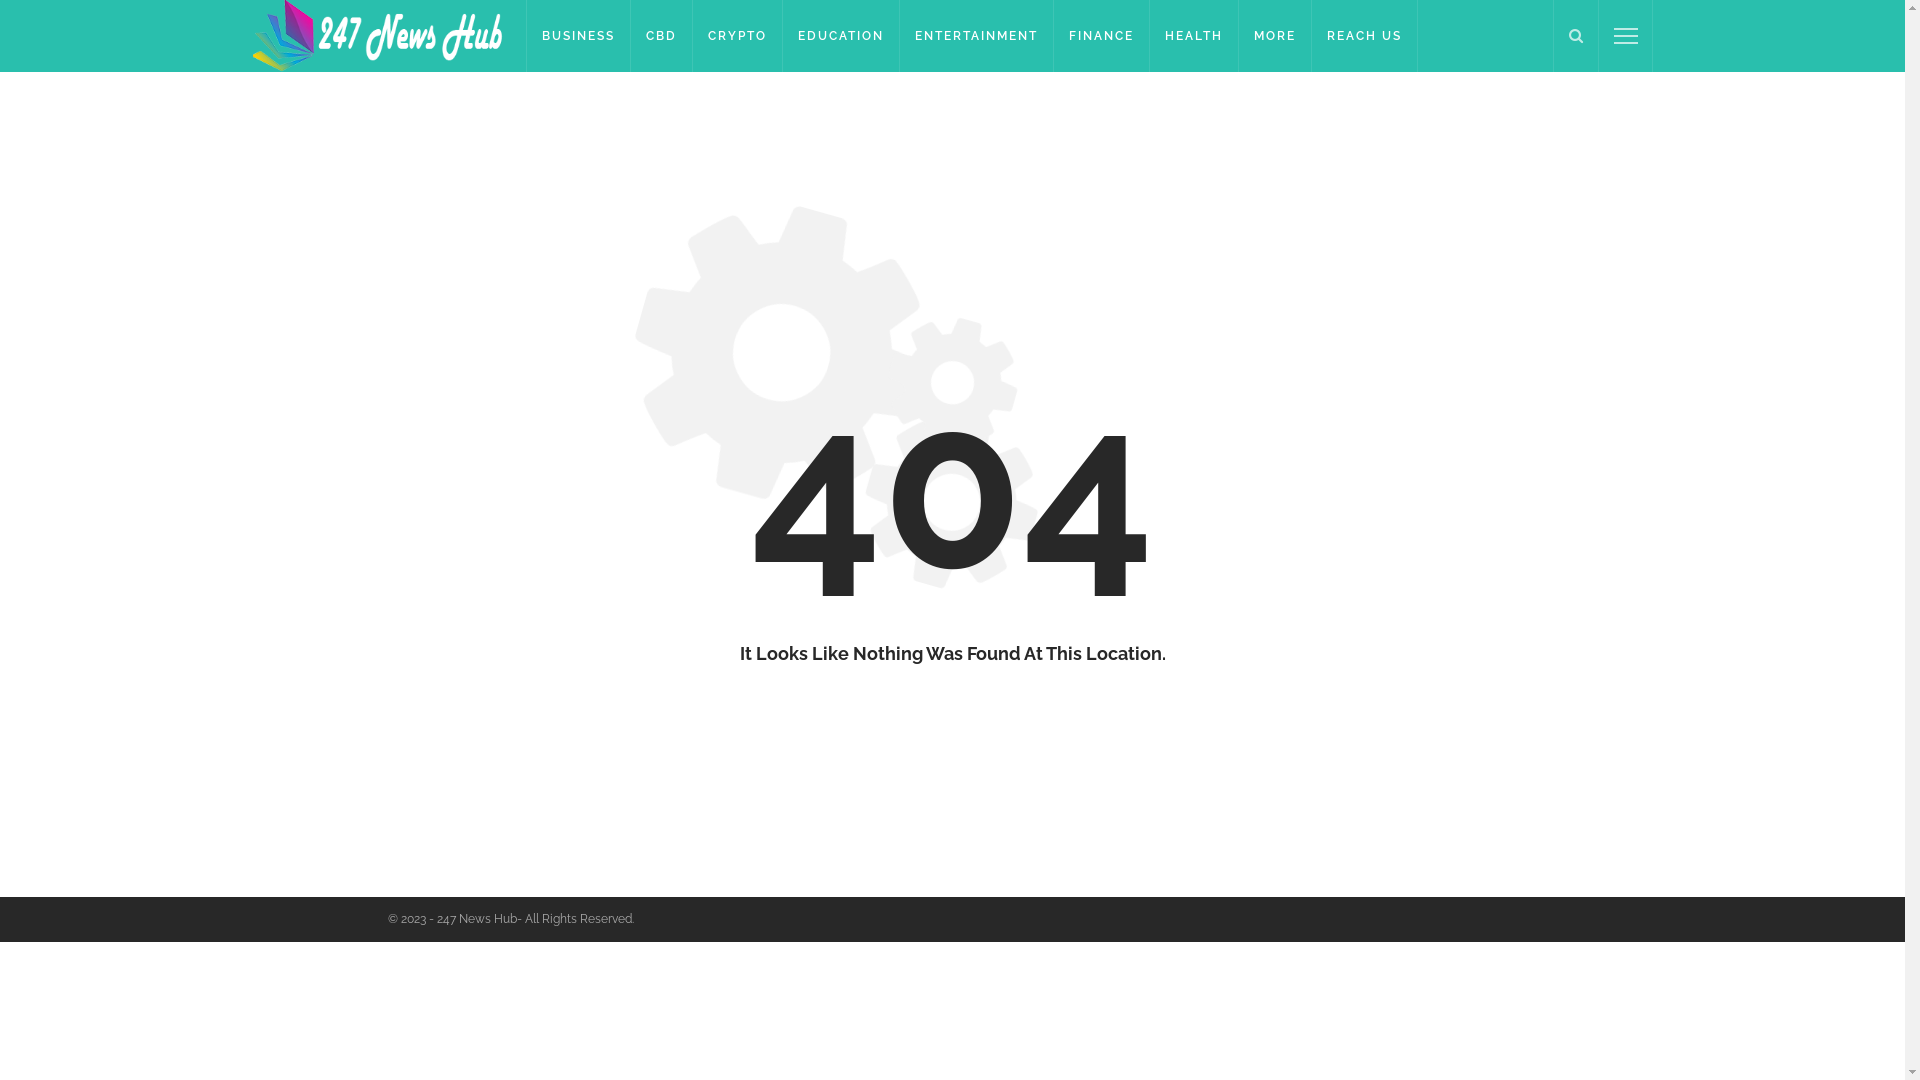  Describe the element at coordinates (1274, 35) in the screenshot. I see `'MORE'` at that location.